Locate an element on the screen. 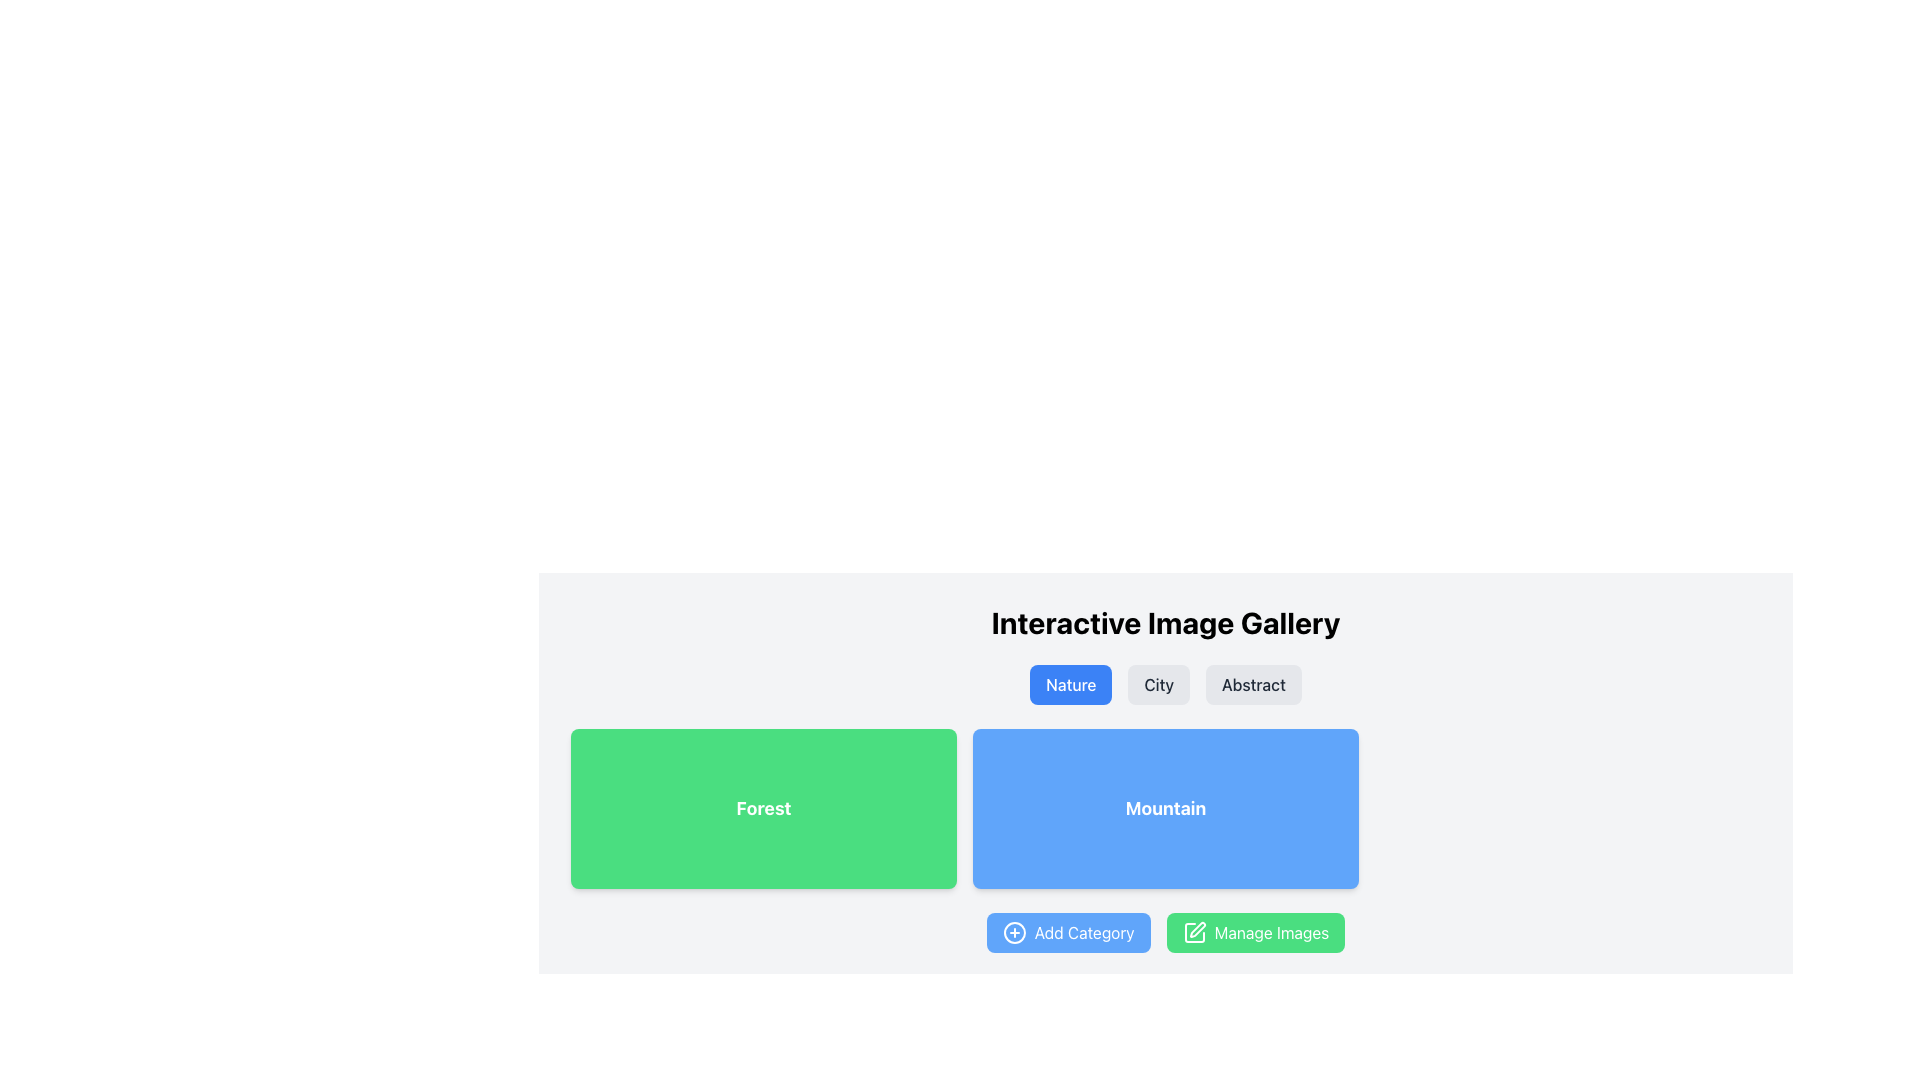  the rectangular interactive button with a light green background and white bold text that reads 'Forest' is located at coordinates (762, 808).